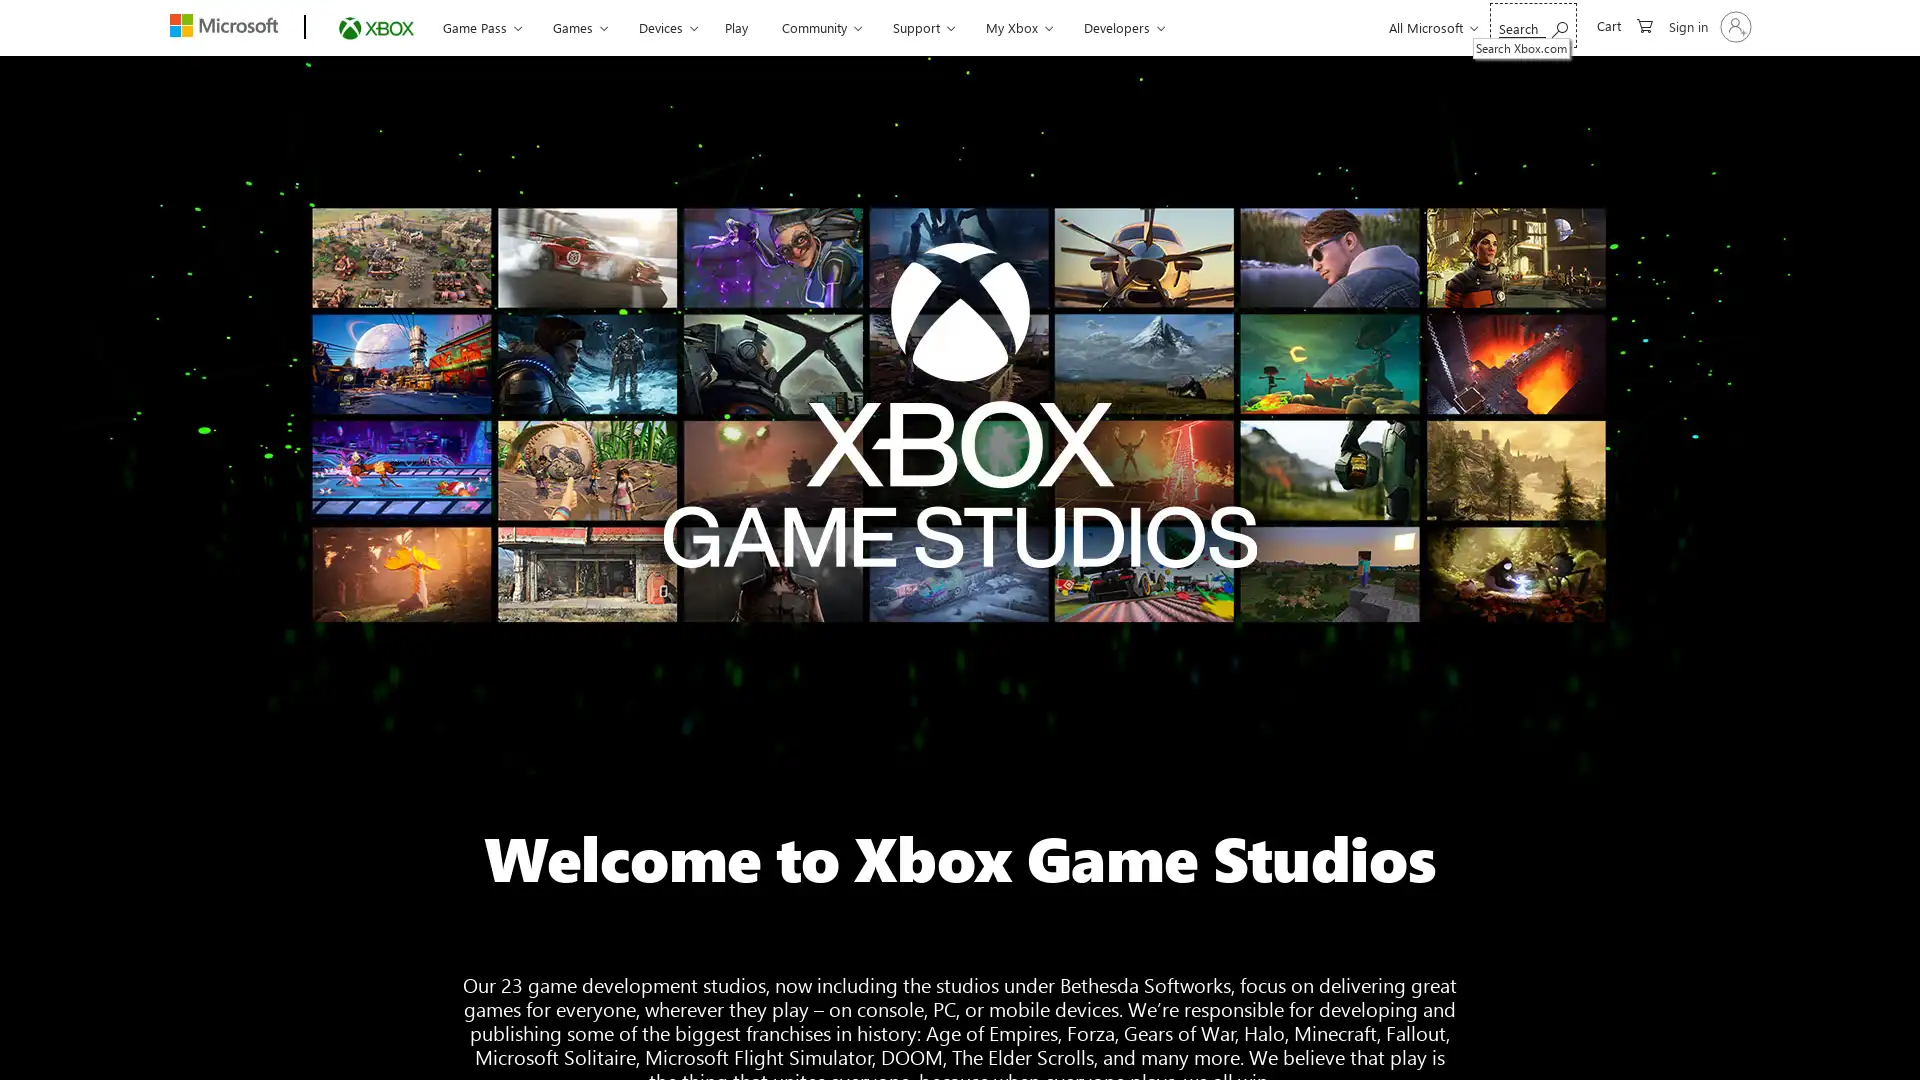 Image resolution: width=1920 pixels, height=1080 pixels. I want to click on Games, so click(575, 27).